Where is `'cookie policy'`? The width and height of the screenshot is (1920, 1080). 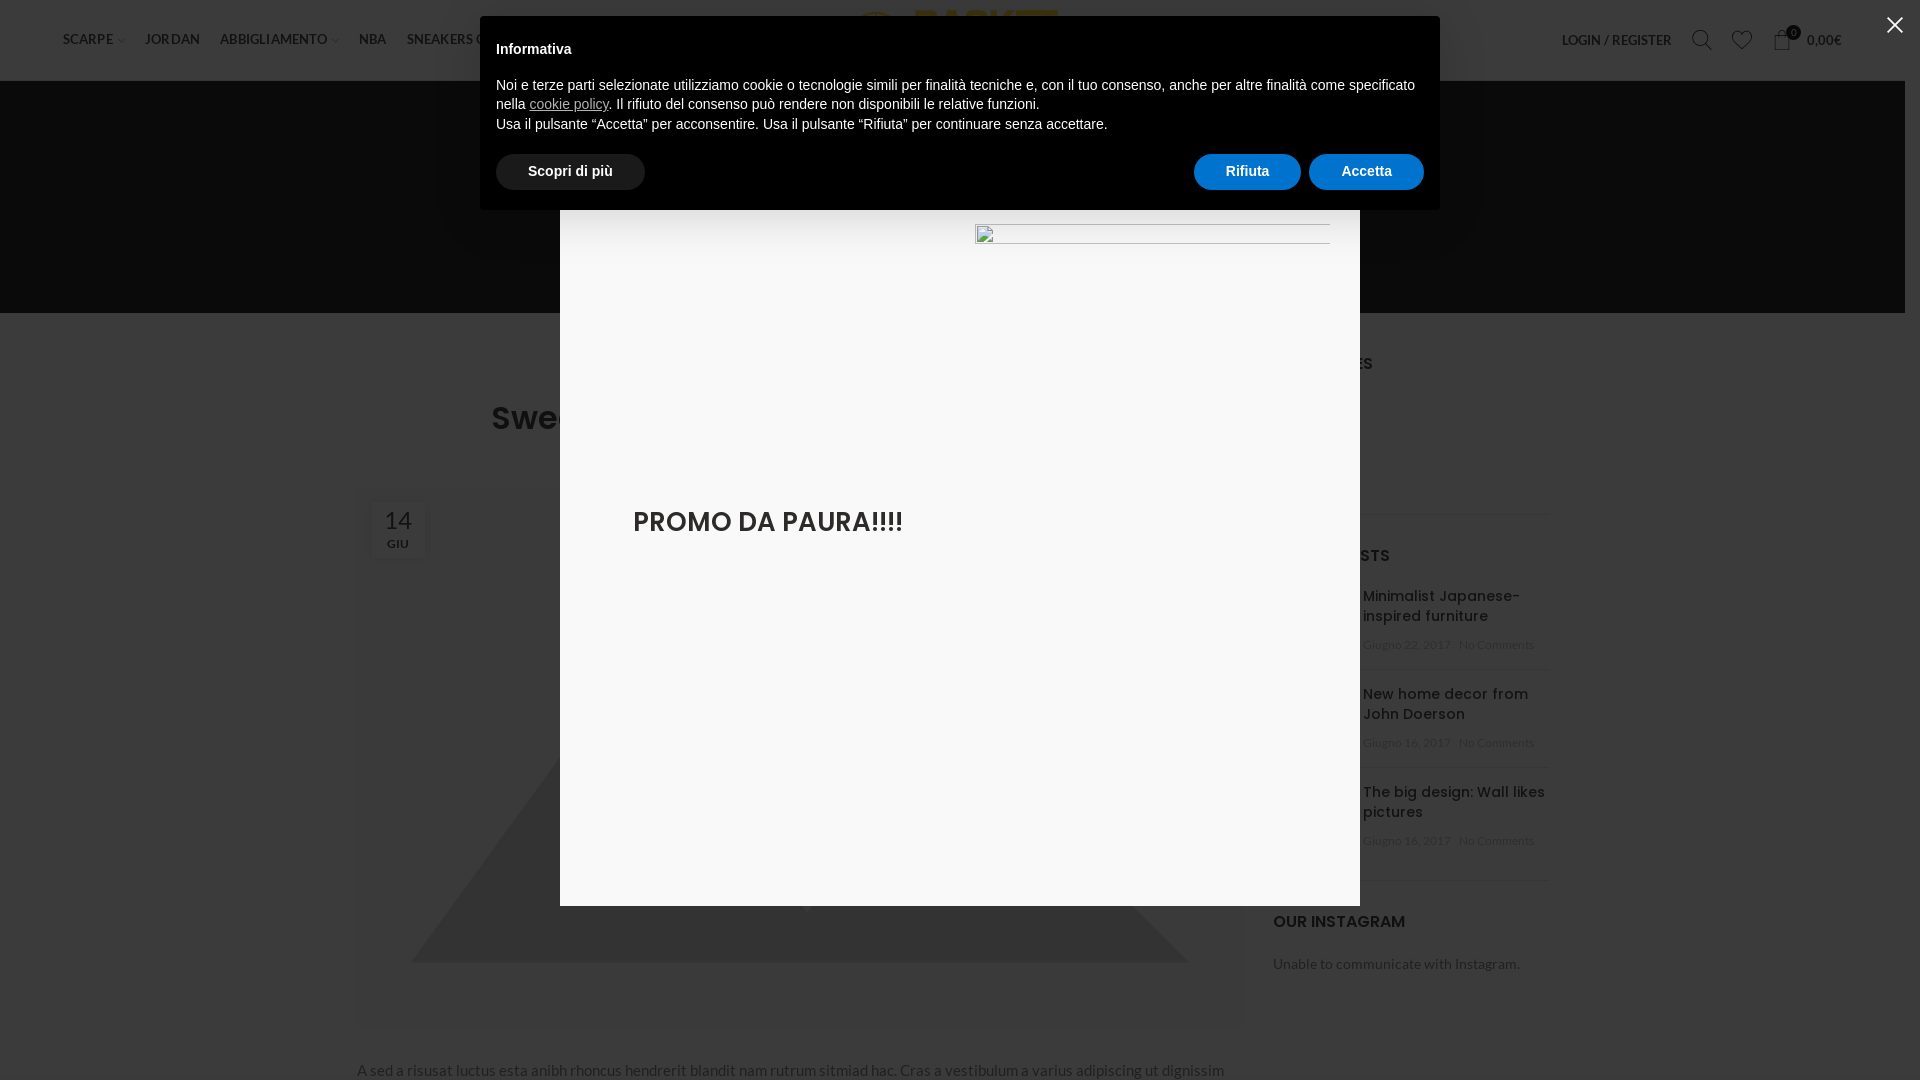
'cookie policy' is located at coordinates (528, 104).